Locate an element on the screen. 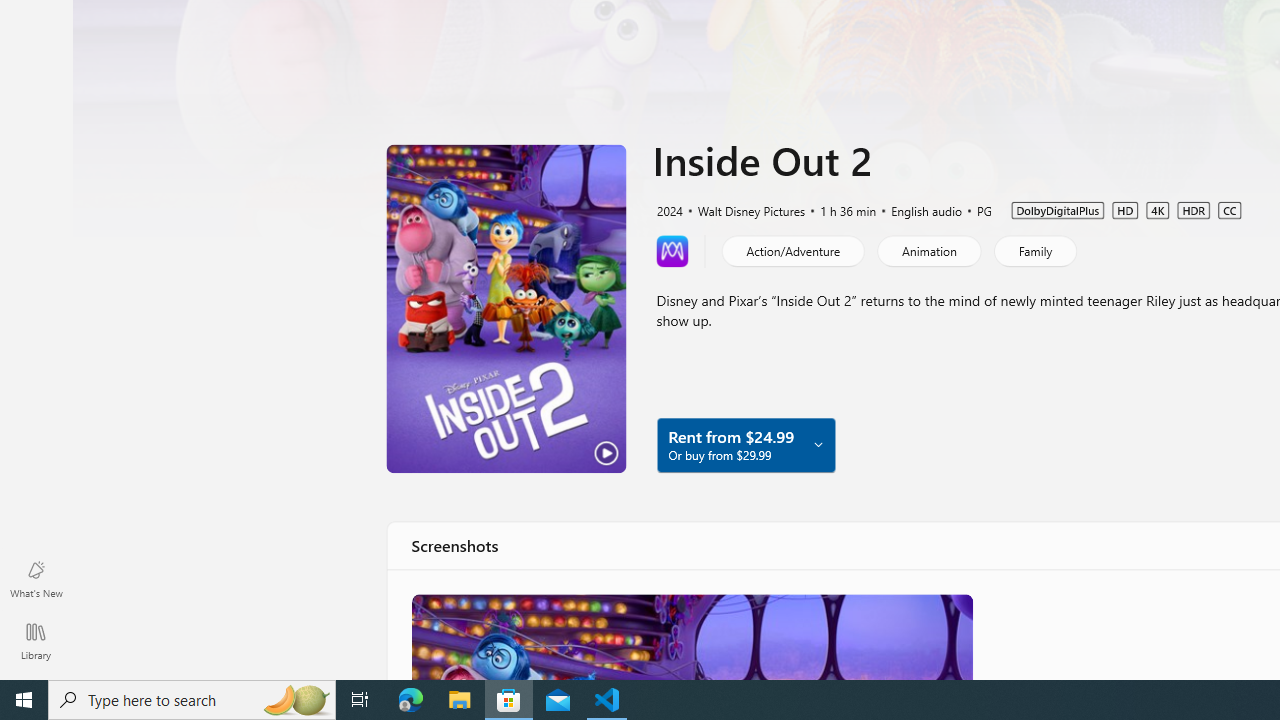 This screenshot has width=1280, height=720. '1 h 36 min' is located at coordinates (839, 209).